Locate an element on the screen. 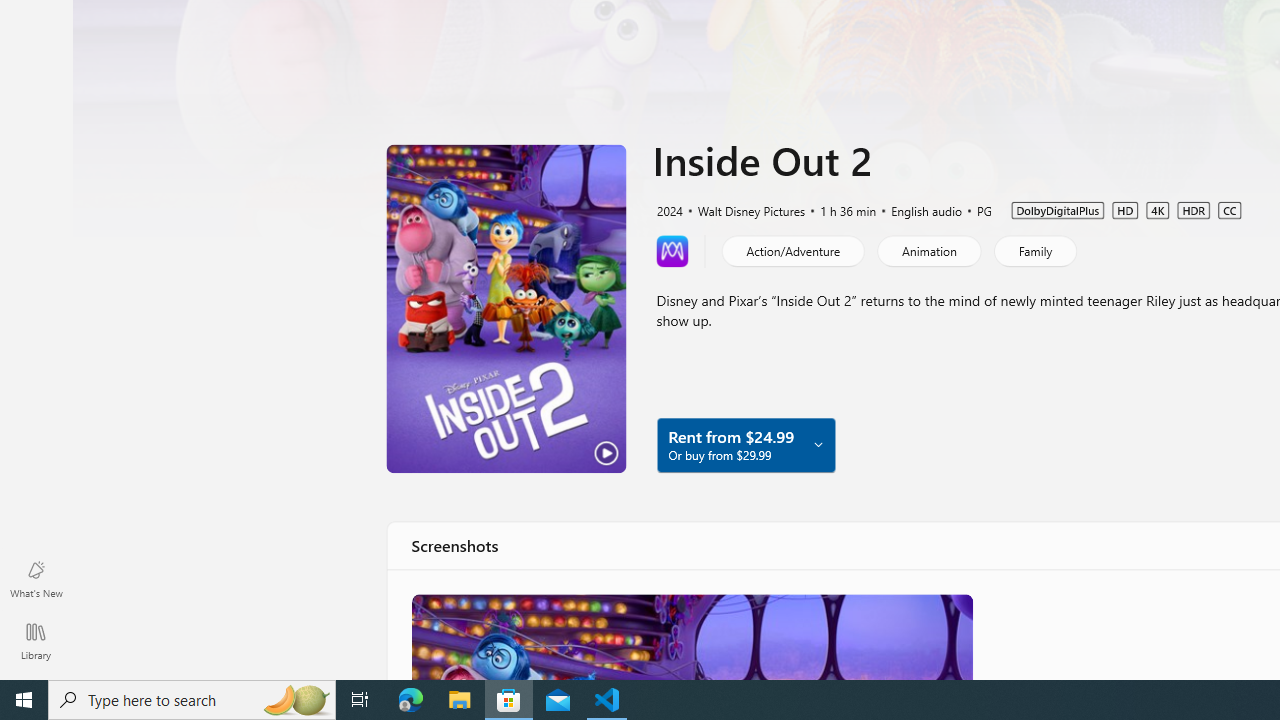 This screenshot has width=1280, height=720. '1 h 36 min' is located at coordinates (839, 209).